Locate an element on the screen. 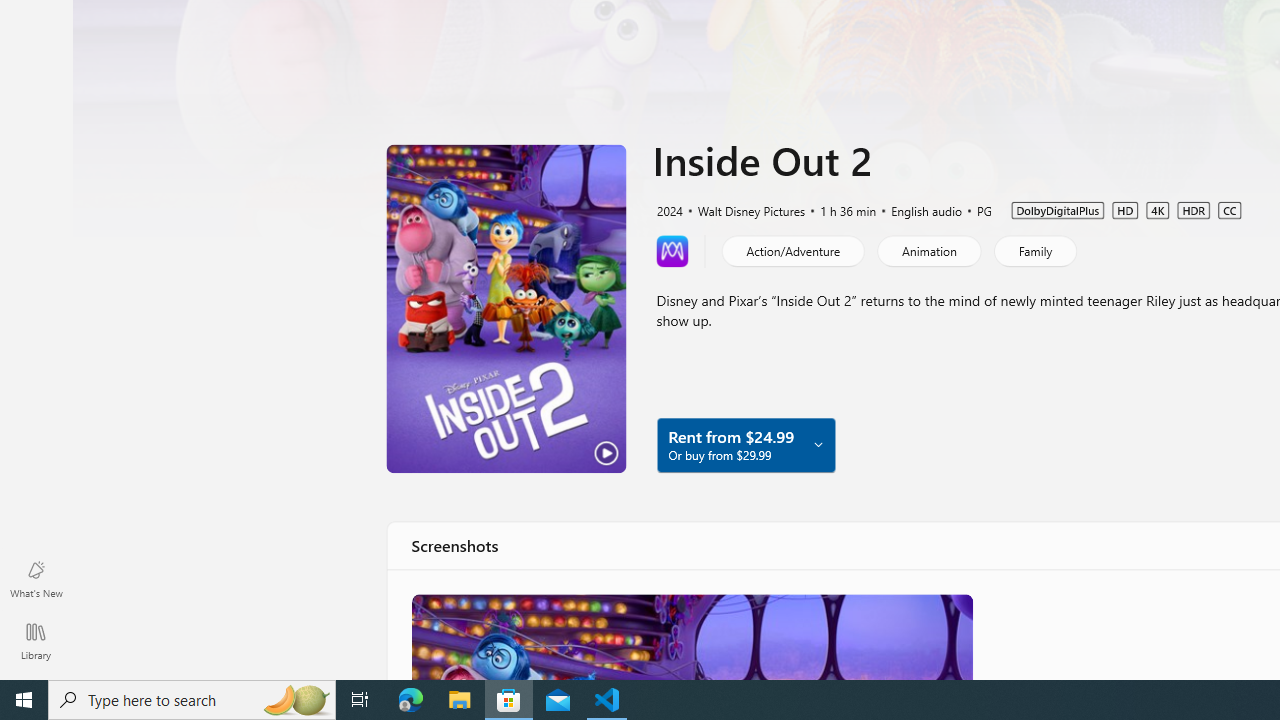 This screenshot has width=1280, height=720. '1 h 36 min' is located at coordinates (839, 209).